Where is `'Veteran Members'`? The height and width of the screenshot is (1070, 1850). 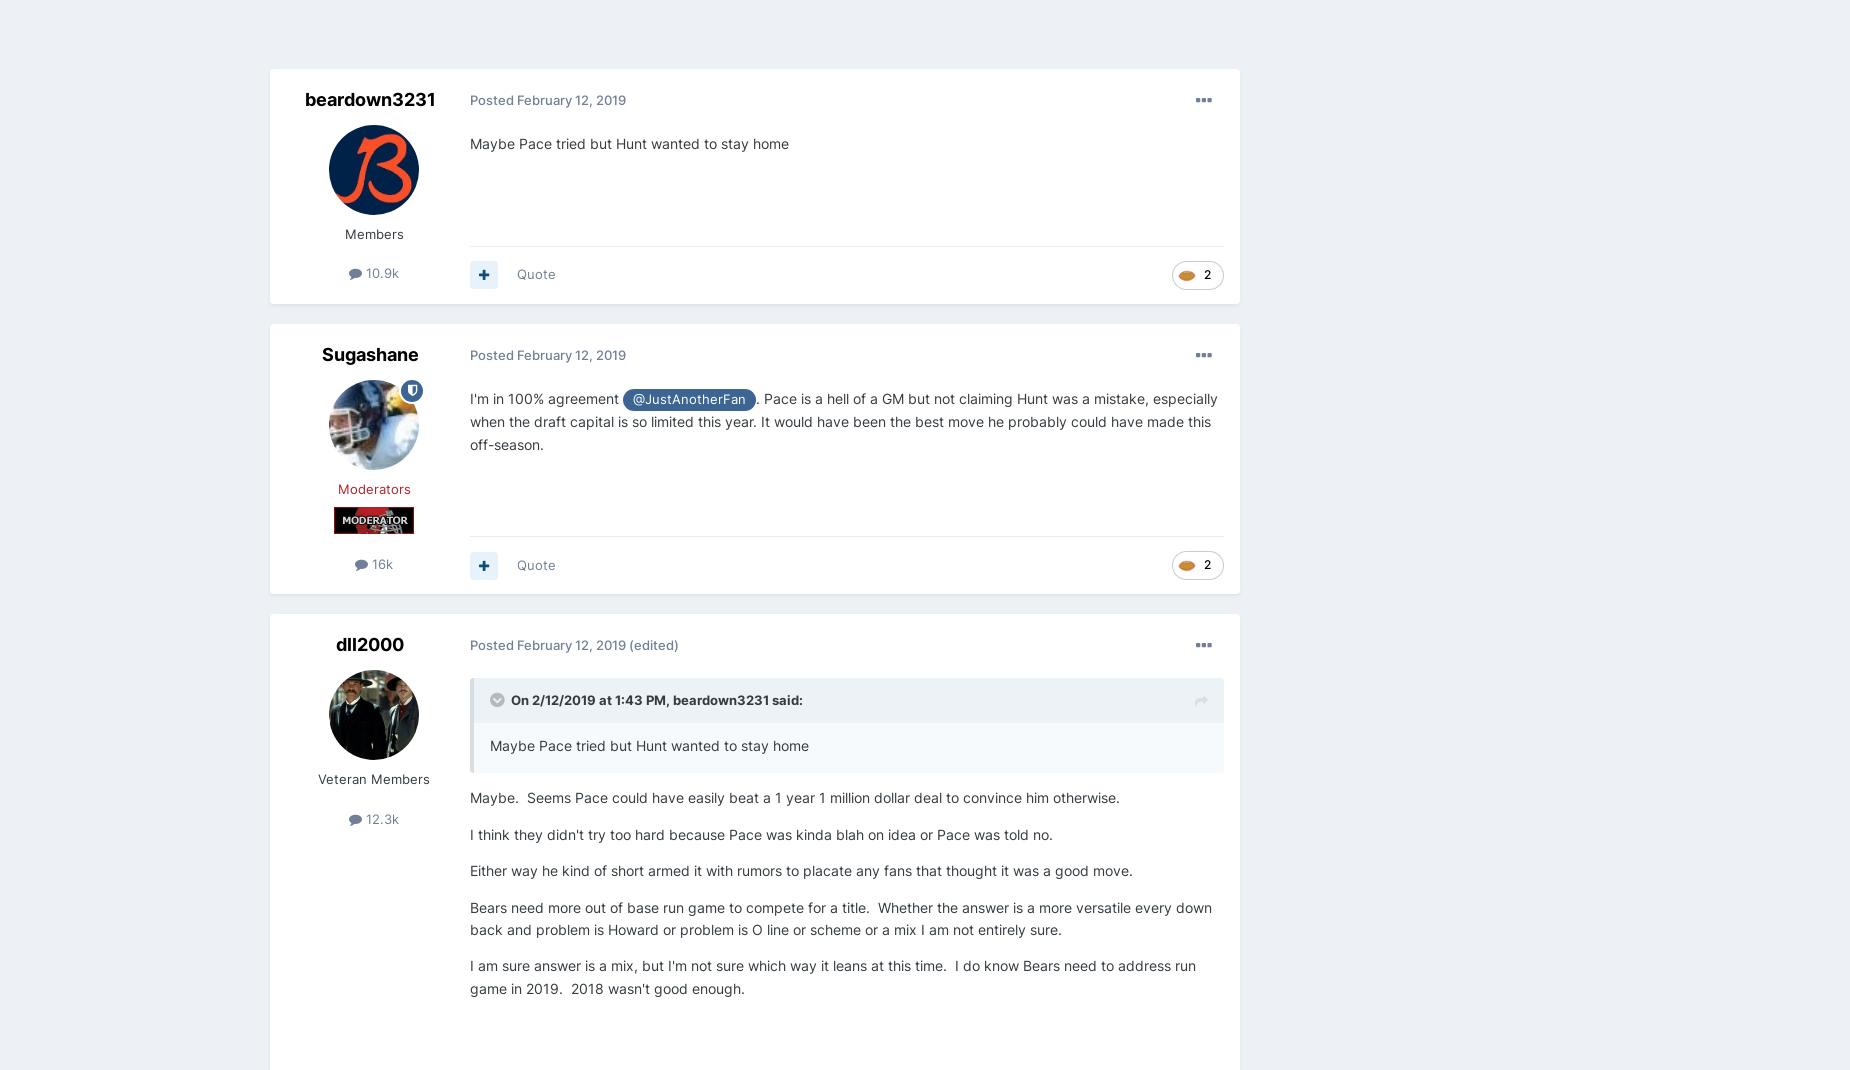
'Veteran Members' is located at coordinates (317, 777).